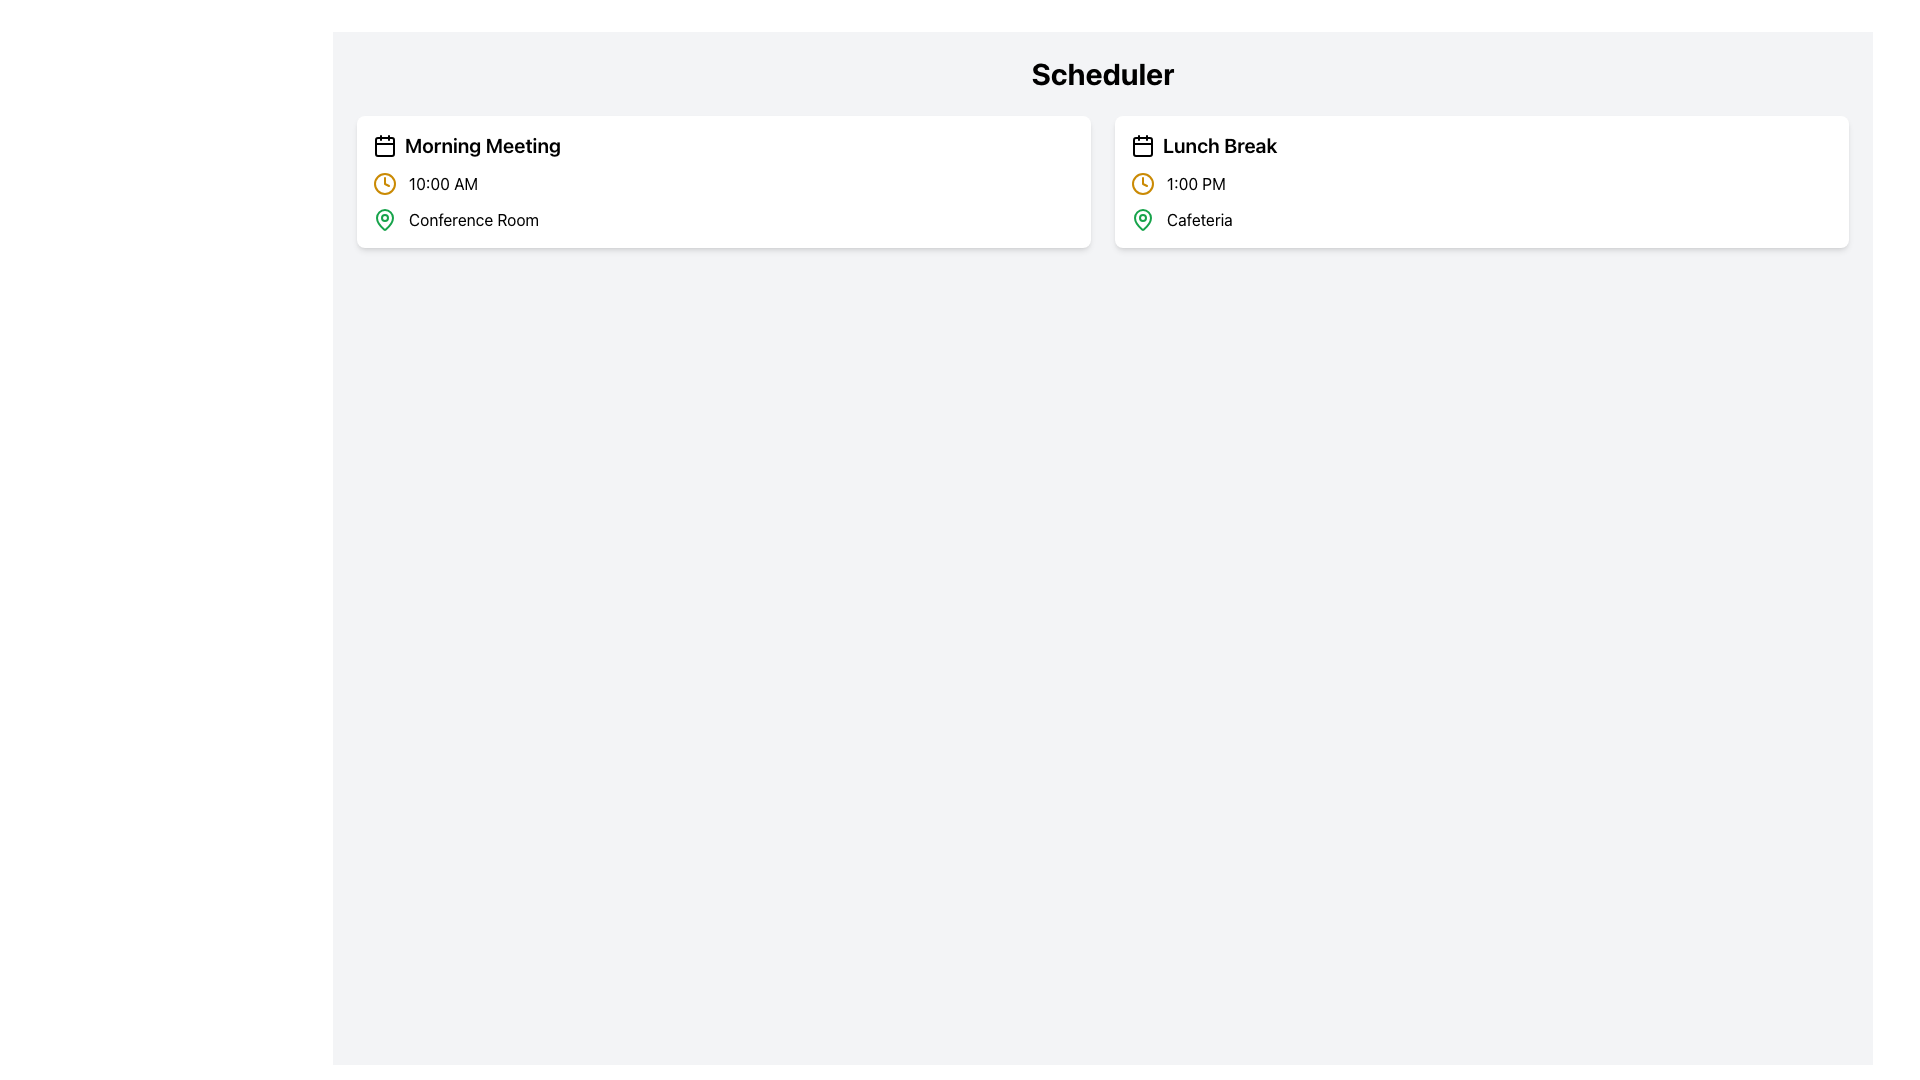 This screenshot has width=1920, height=1080. I want to click on the map pin icon located to the left of the text 'Conference Room', so click(384, 219).